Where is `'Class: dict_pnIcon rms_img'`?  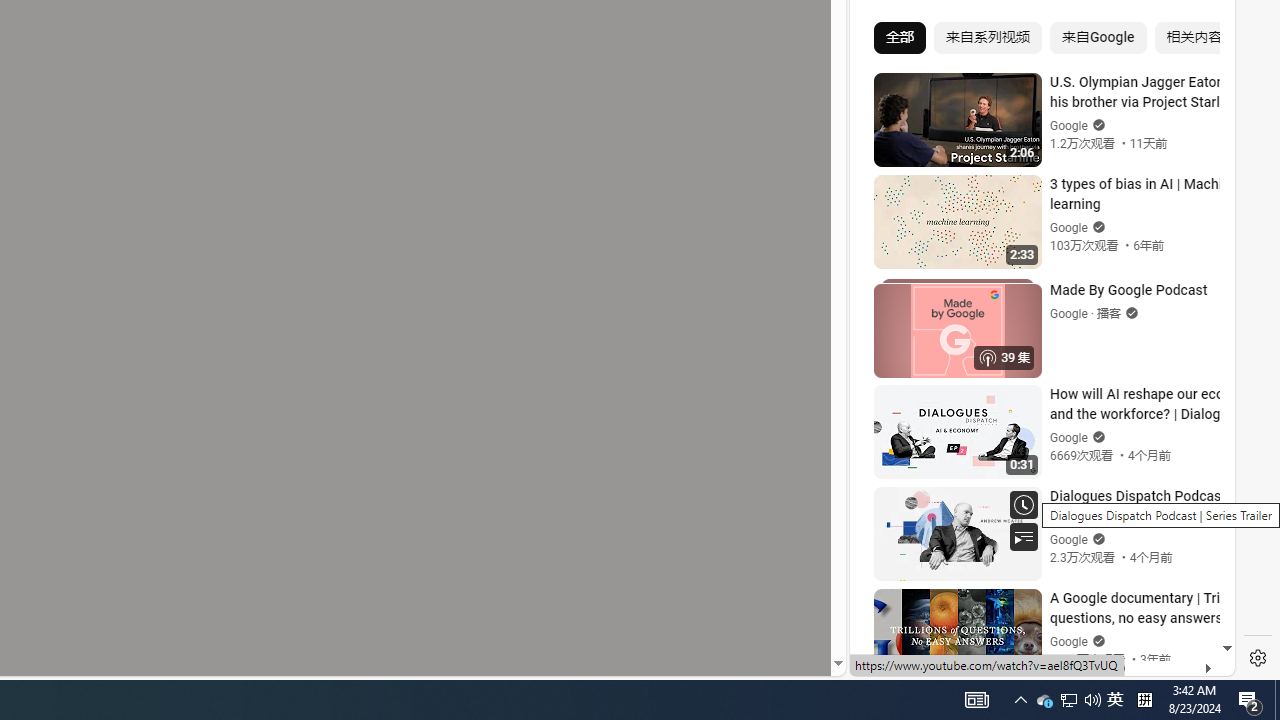
'Class: dict_pnIcon rms_img' is located at coordinates (1028, 660).